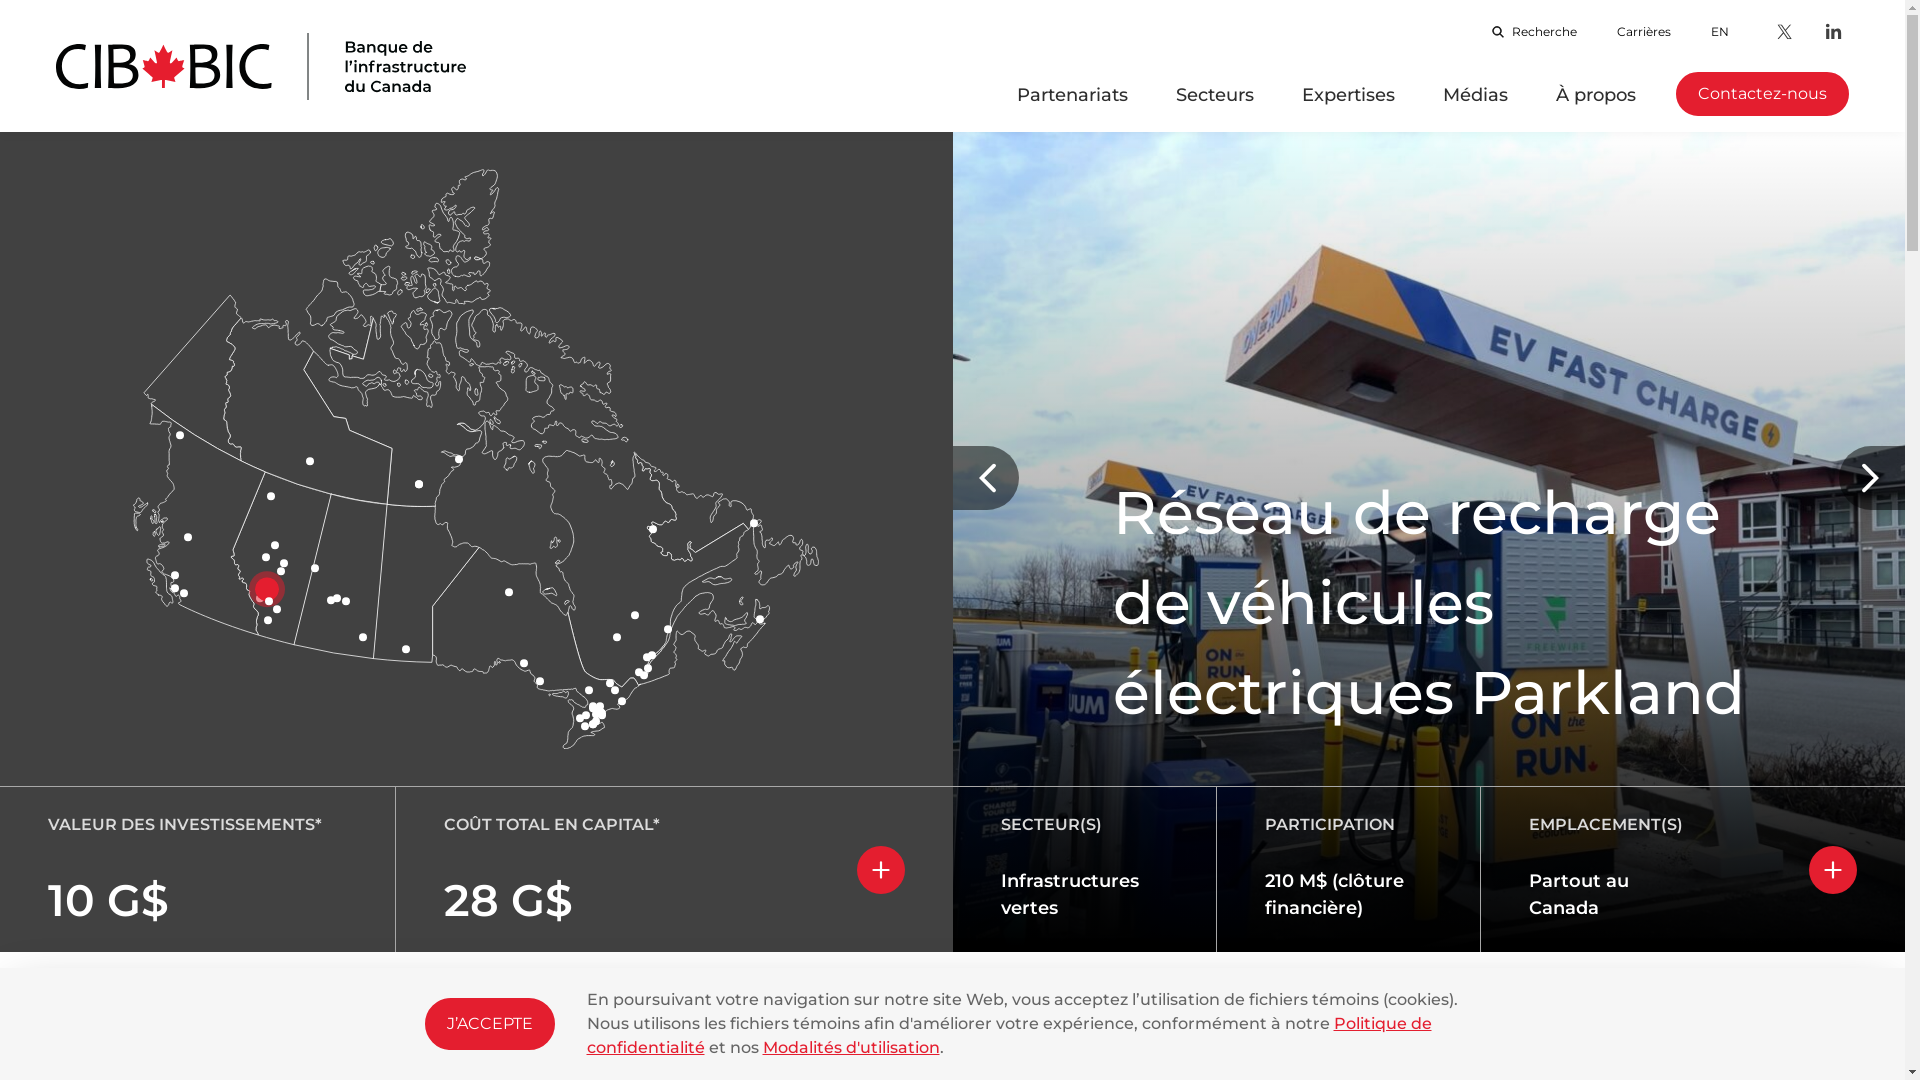  Describe the element at coordinates (1533, 31) in the screenshot. I see `'Recherche'` at that location.